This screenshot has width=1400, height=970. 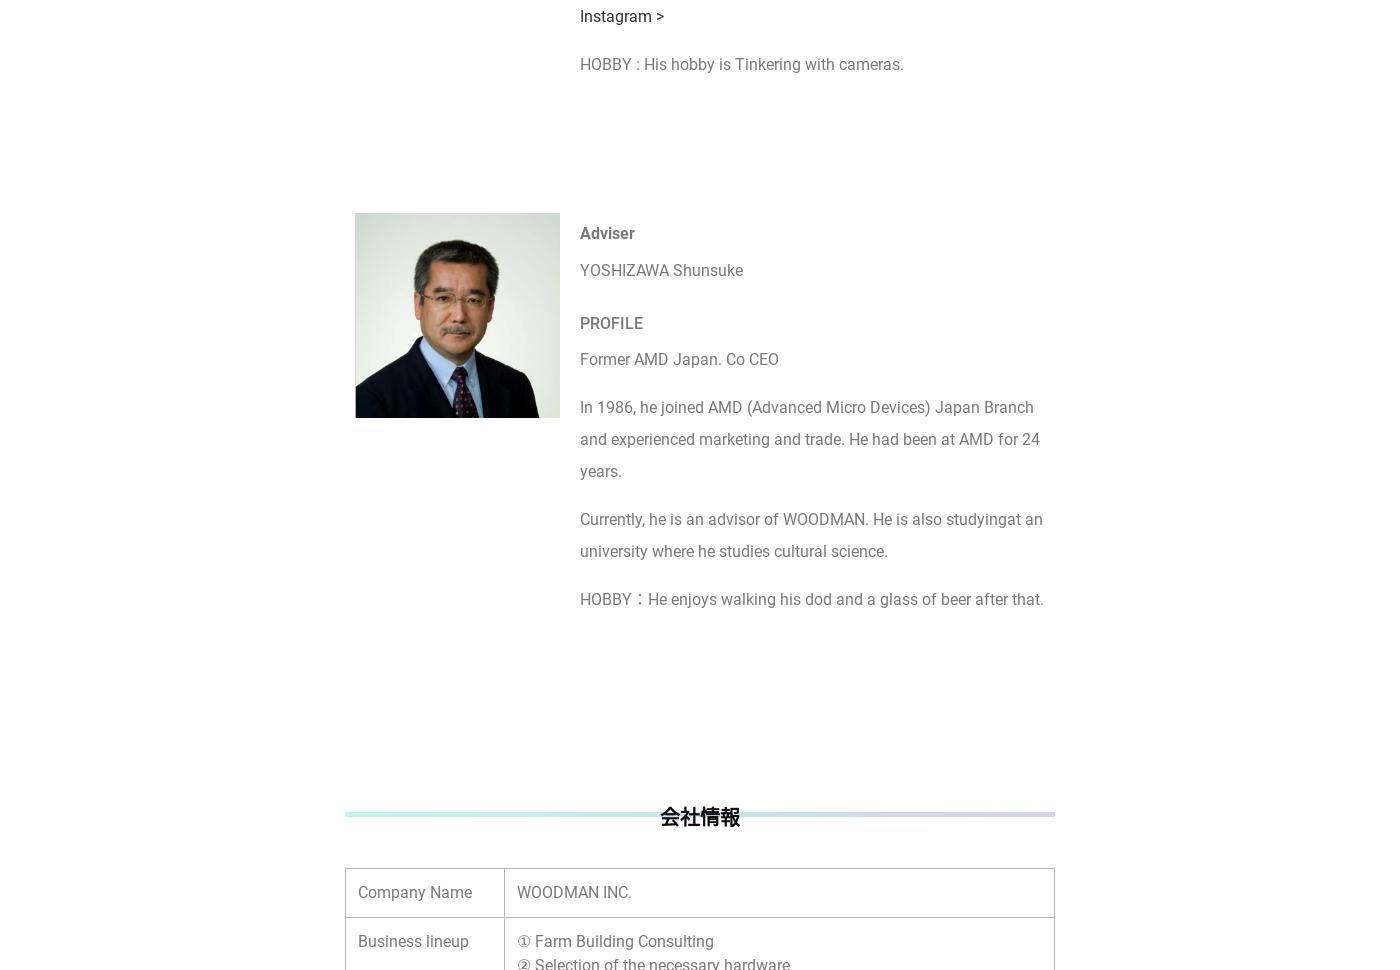 What do you see at coordinates (811, 534) in the screenshot?
I see `'Currently, he is an advisor of WOODMAN. He is also studyingat an university where he studies cultural science.'` at bounding box center [811, 534].